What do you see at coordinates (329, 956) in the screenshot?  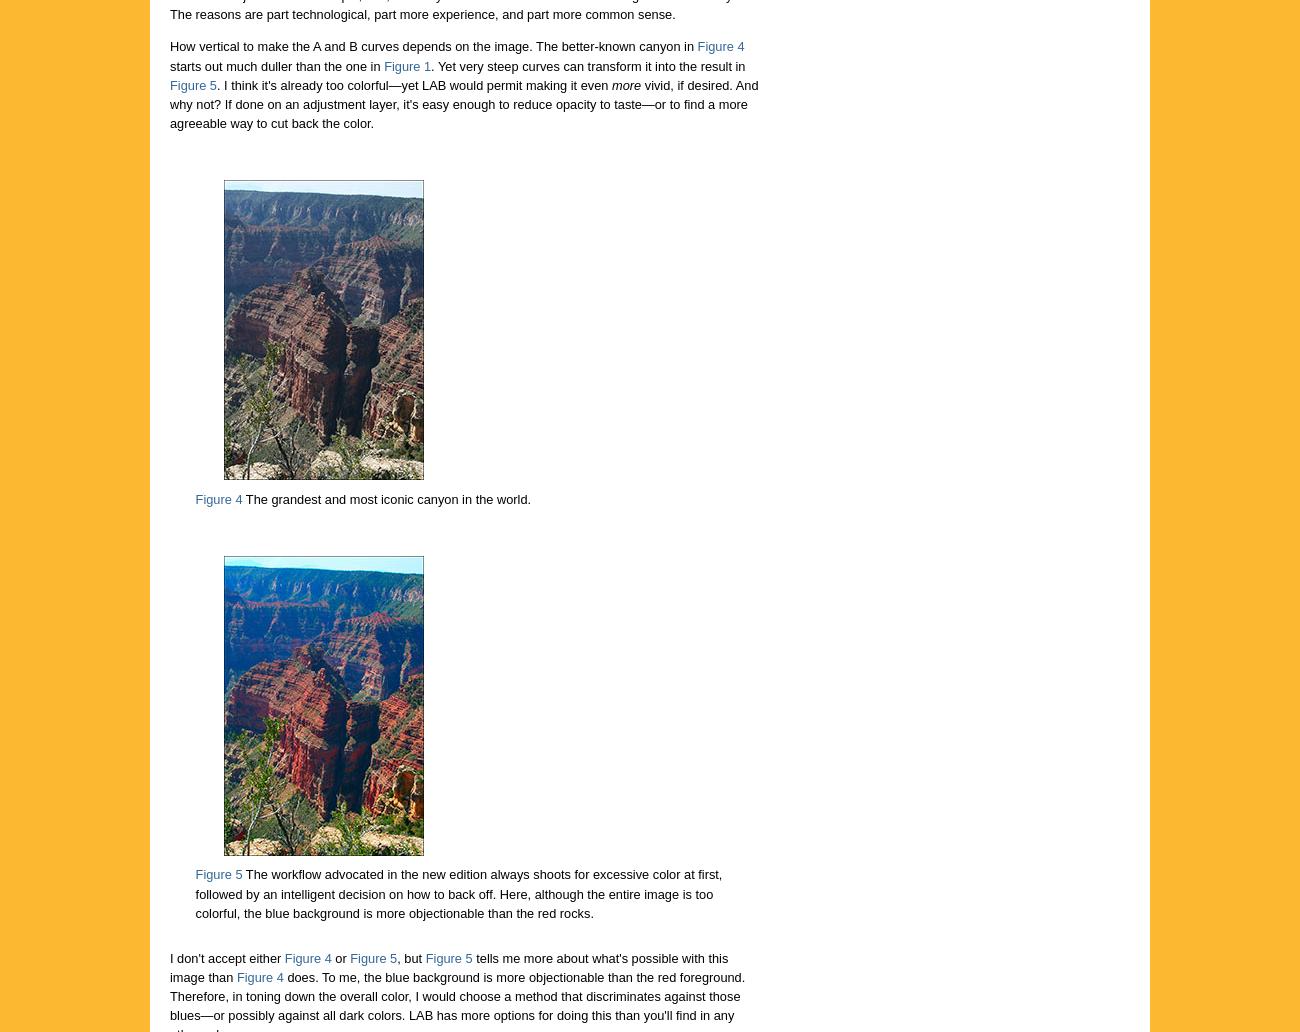 I see `'or'` at bounding box center [329, 956].